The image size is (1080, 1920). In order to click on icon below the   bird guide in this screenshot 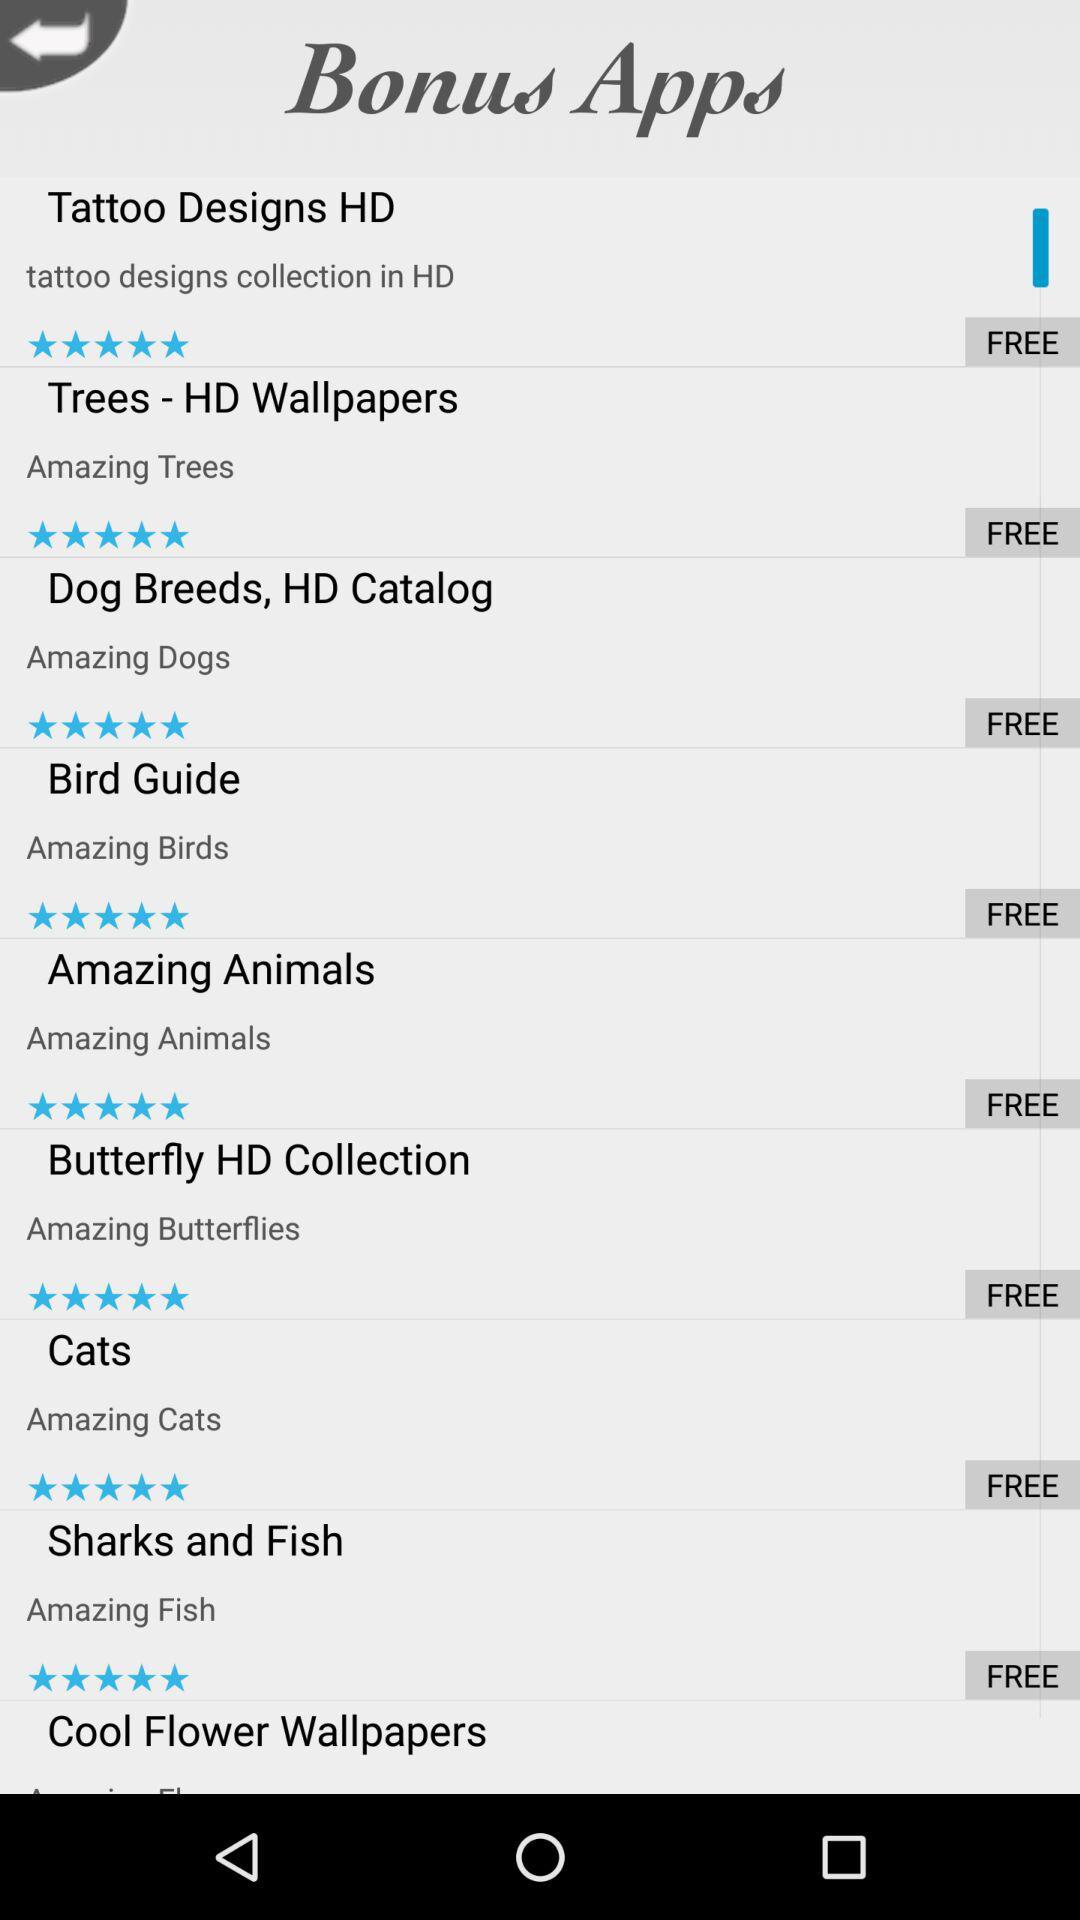, I will do `click(553, 846)`.